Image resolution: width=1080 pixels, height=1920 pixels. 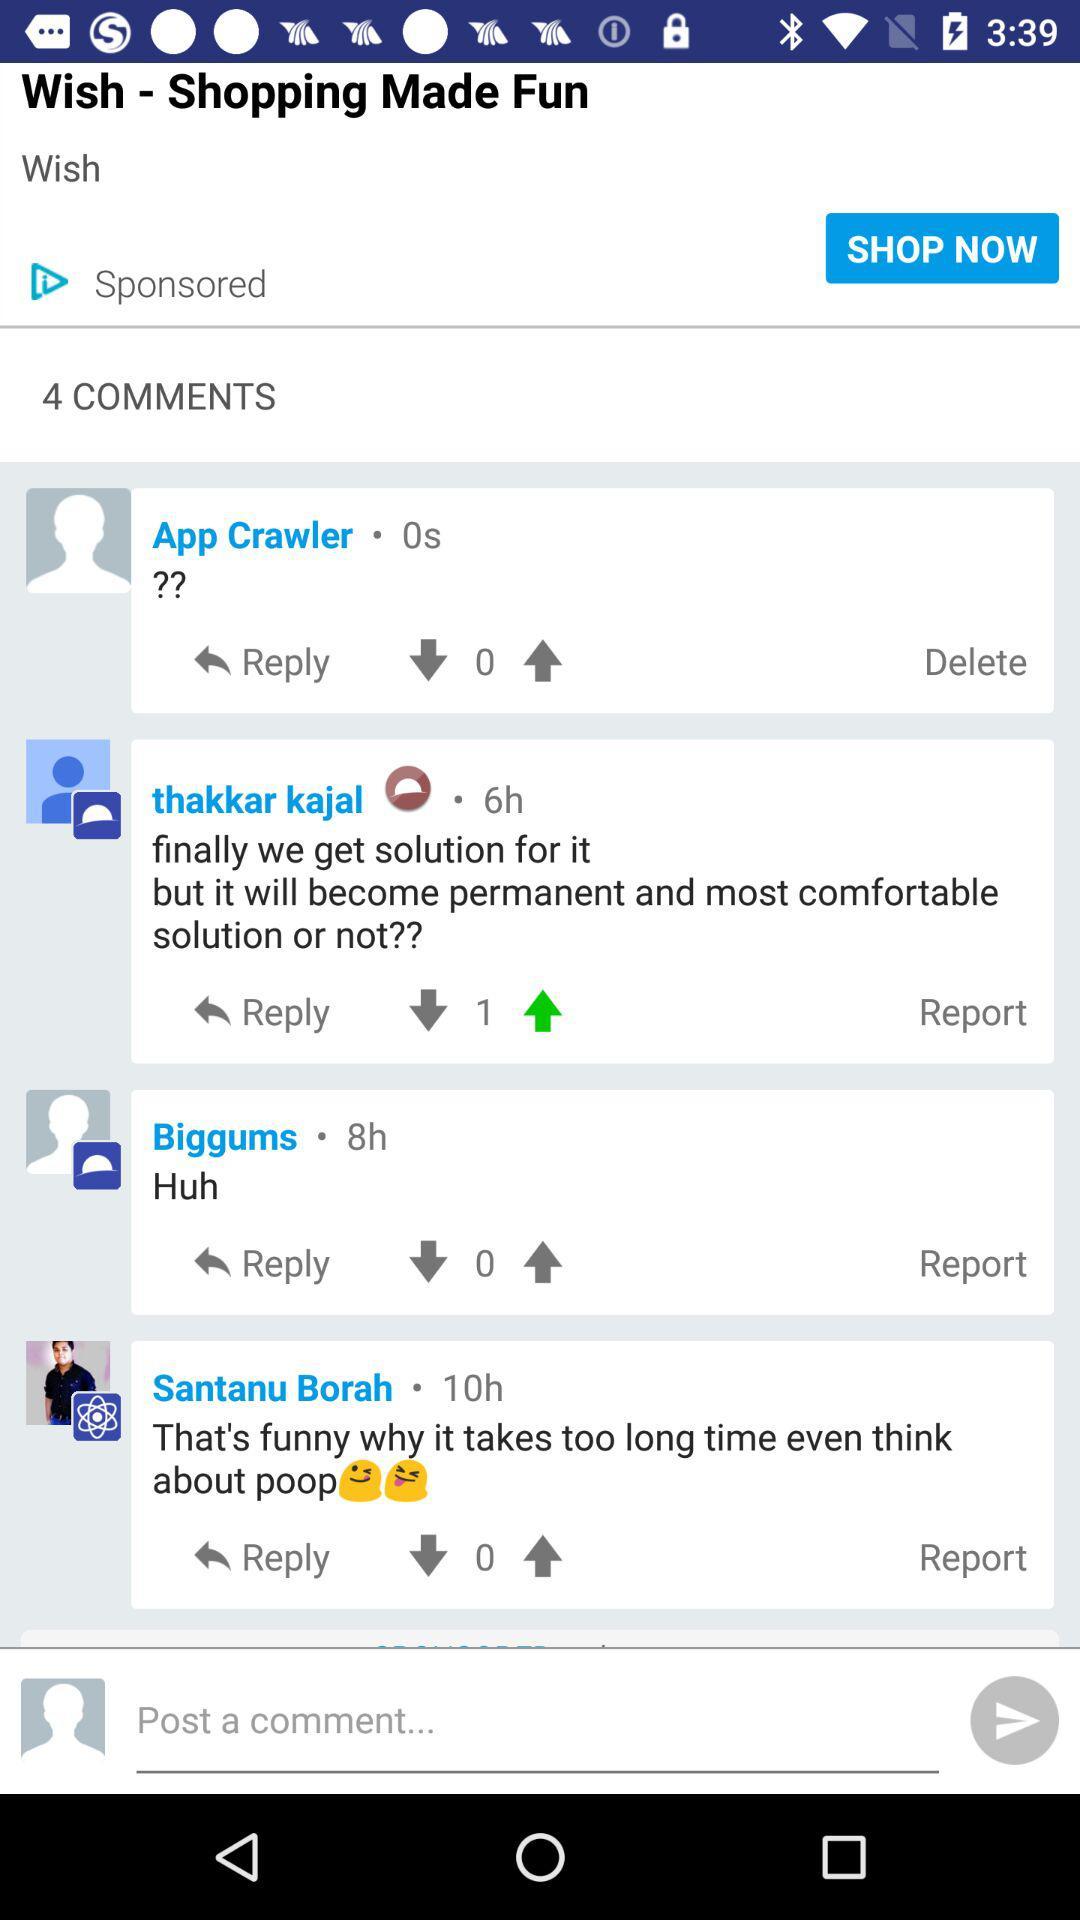 I want to click on the send icon which is in bottom right corner of the page, so click(x=1014, y=1719).